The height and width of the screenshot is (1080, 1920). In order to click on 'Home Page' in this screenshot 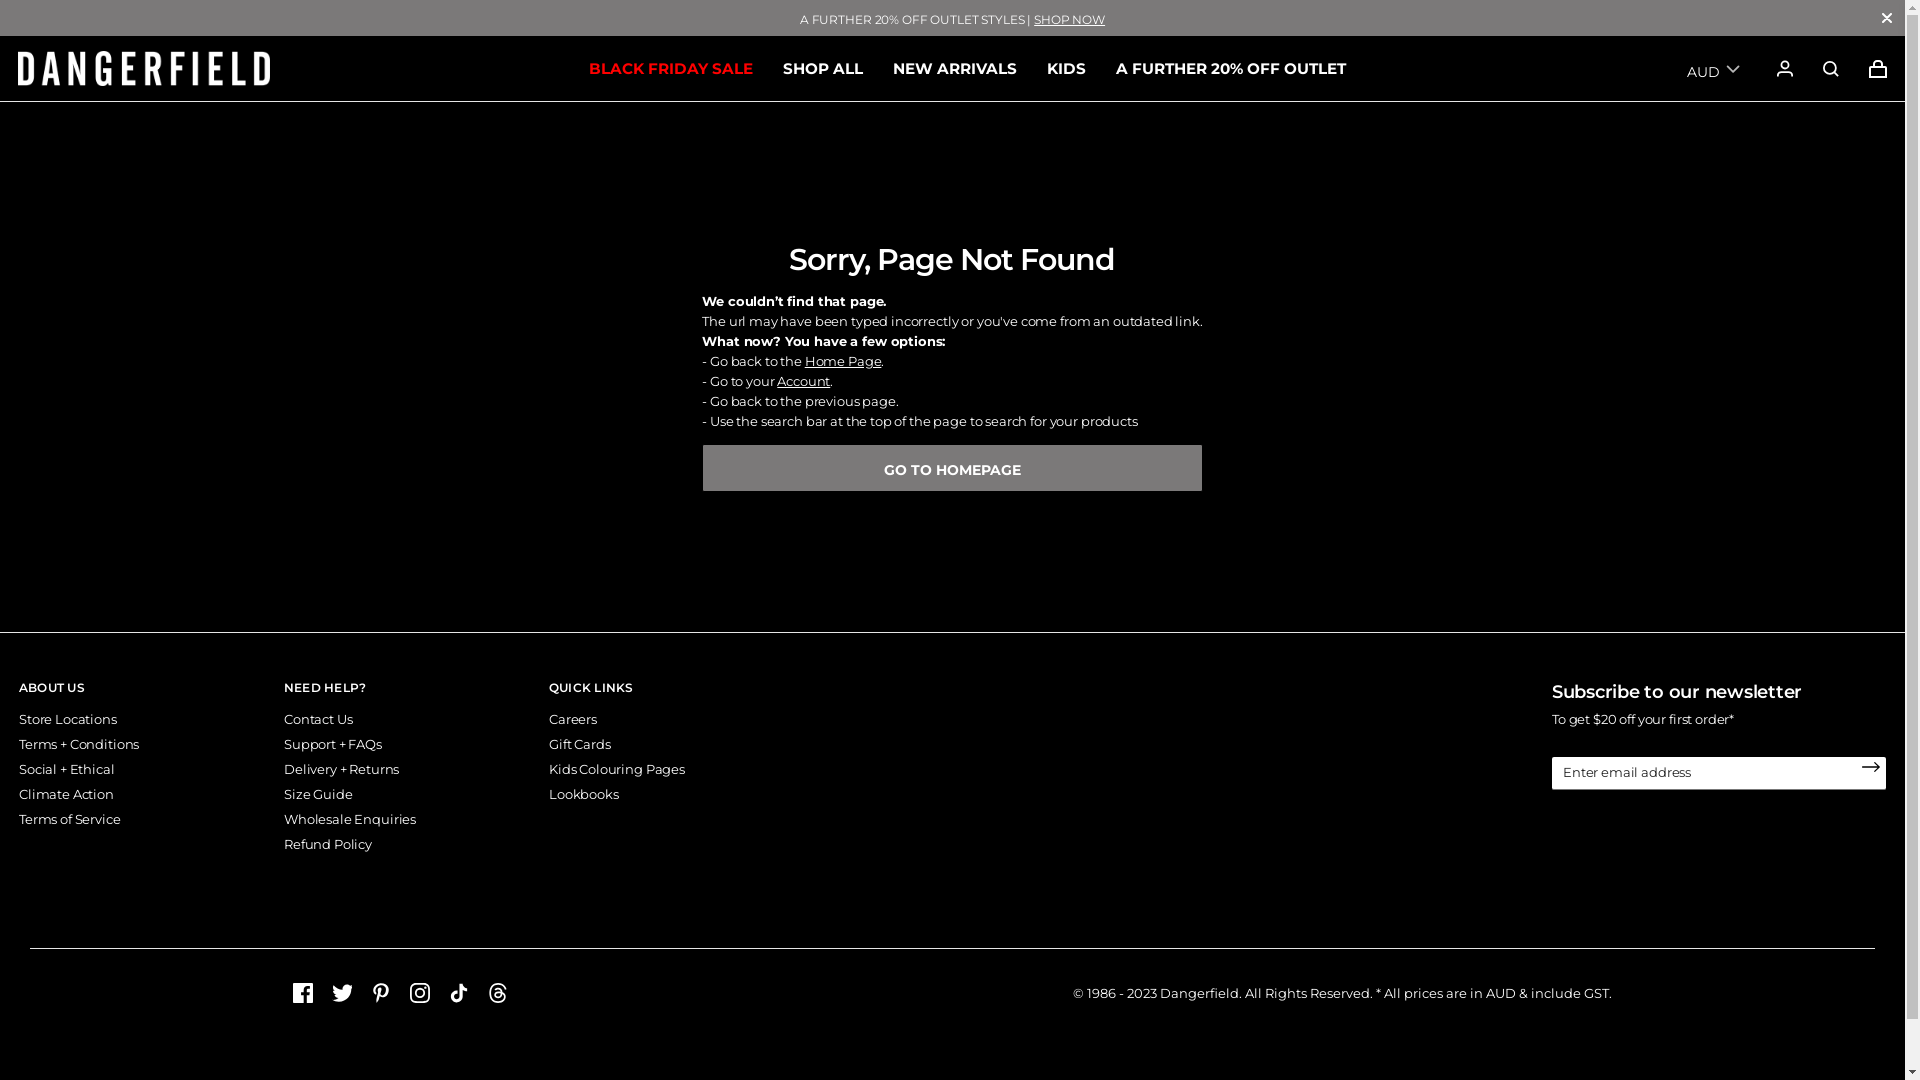, I will do `click(843, 361)`.